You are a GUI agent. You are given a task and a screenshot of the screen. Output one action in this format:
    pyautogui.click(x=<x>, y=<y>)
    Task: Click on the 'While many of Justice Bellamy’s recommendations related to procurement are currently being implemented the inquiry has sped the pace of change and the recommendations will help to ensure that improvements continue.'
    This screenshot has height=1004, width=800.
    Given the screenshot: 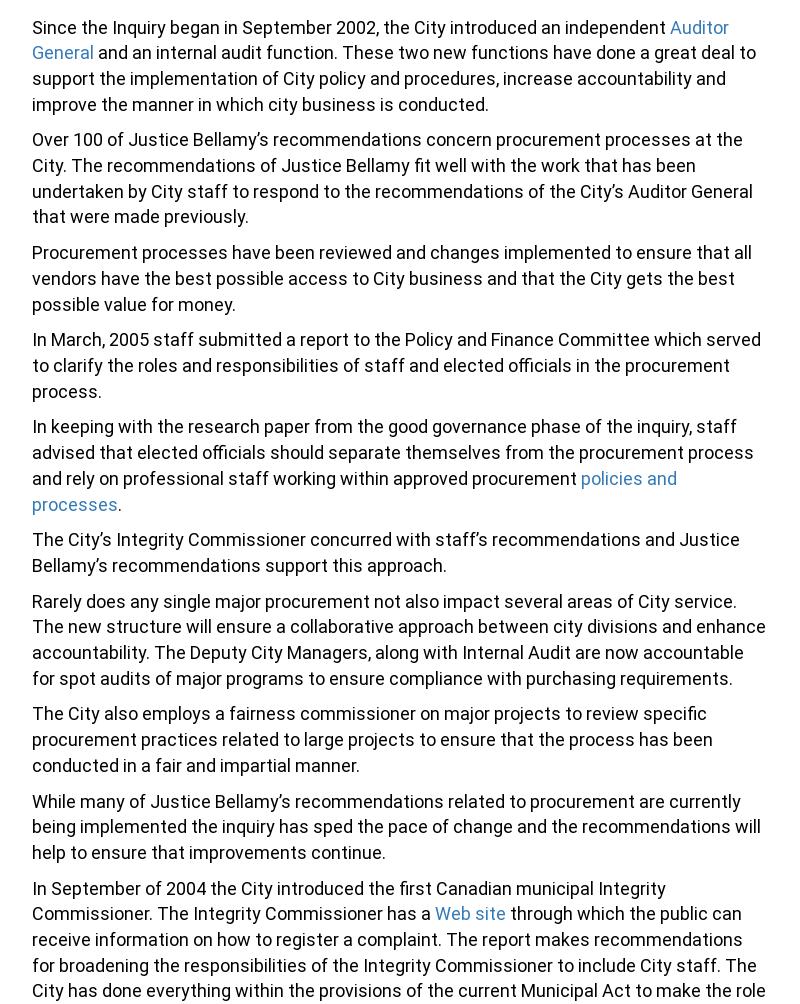 What is the action you would take?
    pyautogui.click(x=395, y=825)
    